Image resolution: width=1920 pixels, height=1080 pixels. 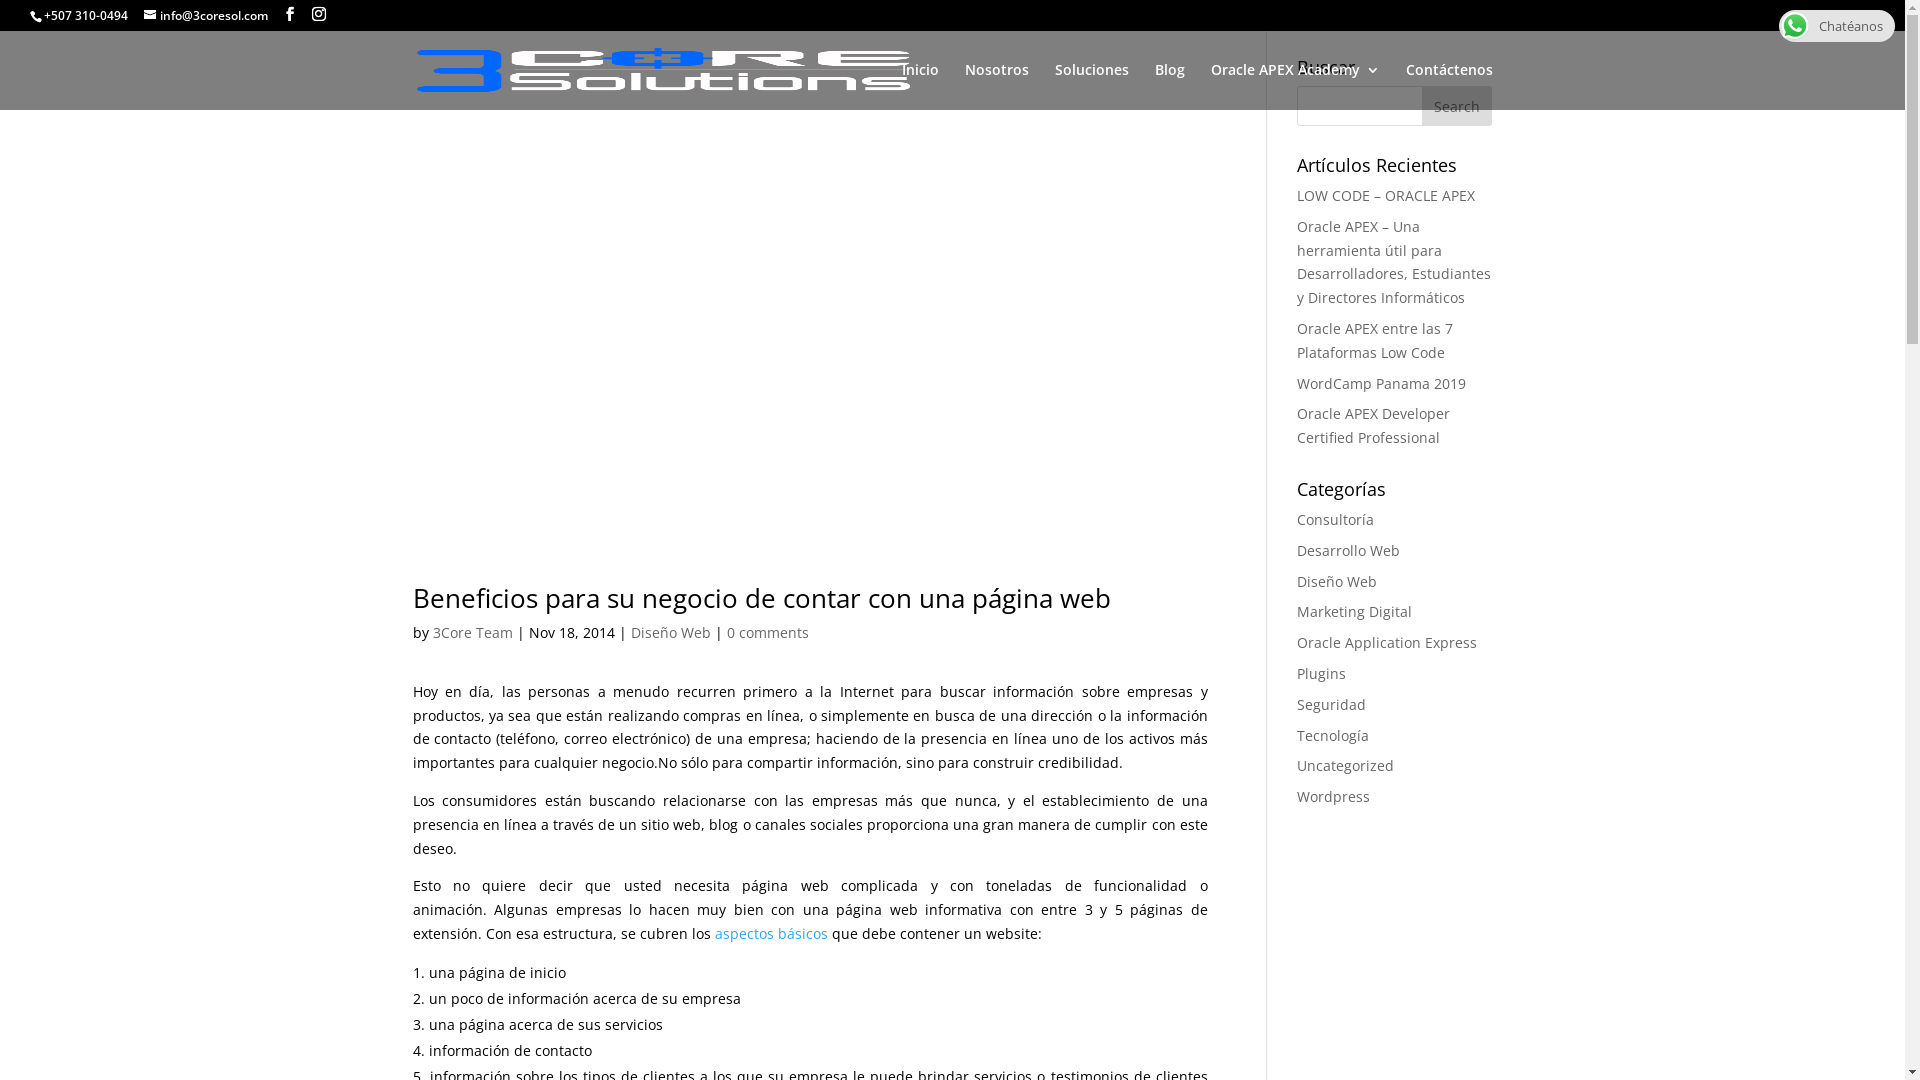 I want to click on 'Oracle APEX Academy', so click(x=1208, y=85).